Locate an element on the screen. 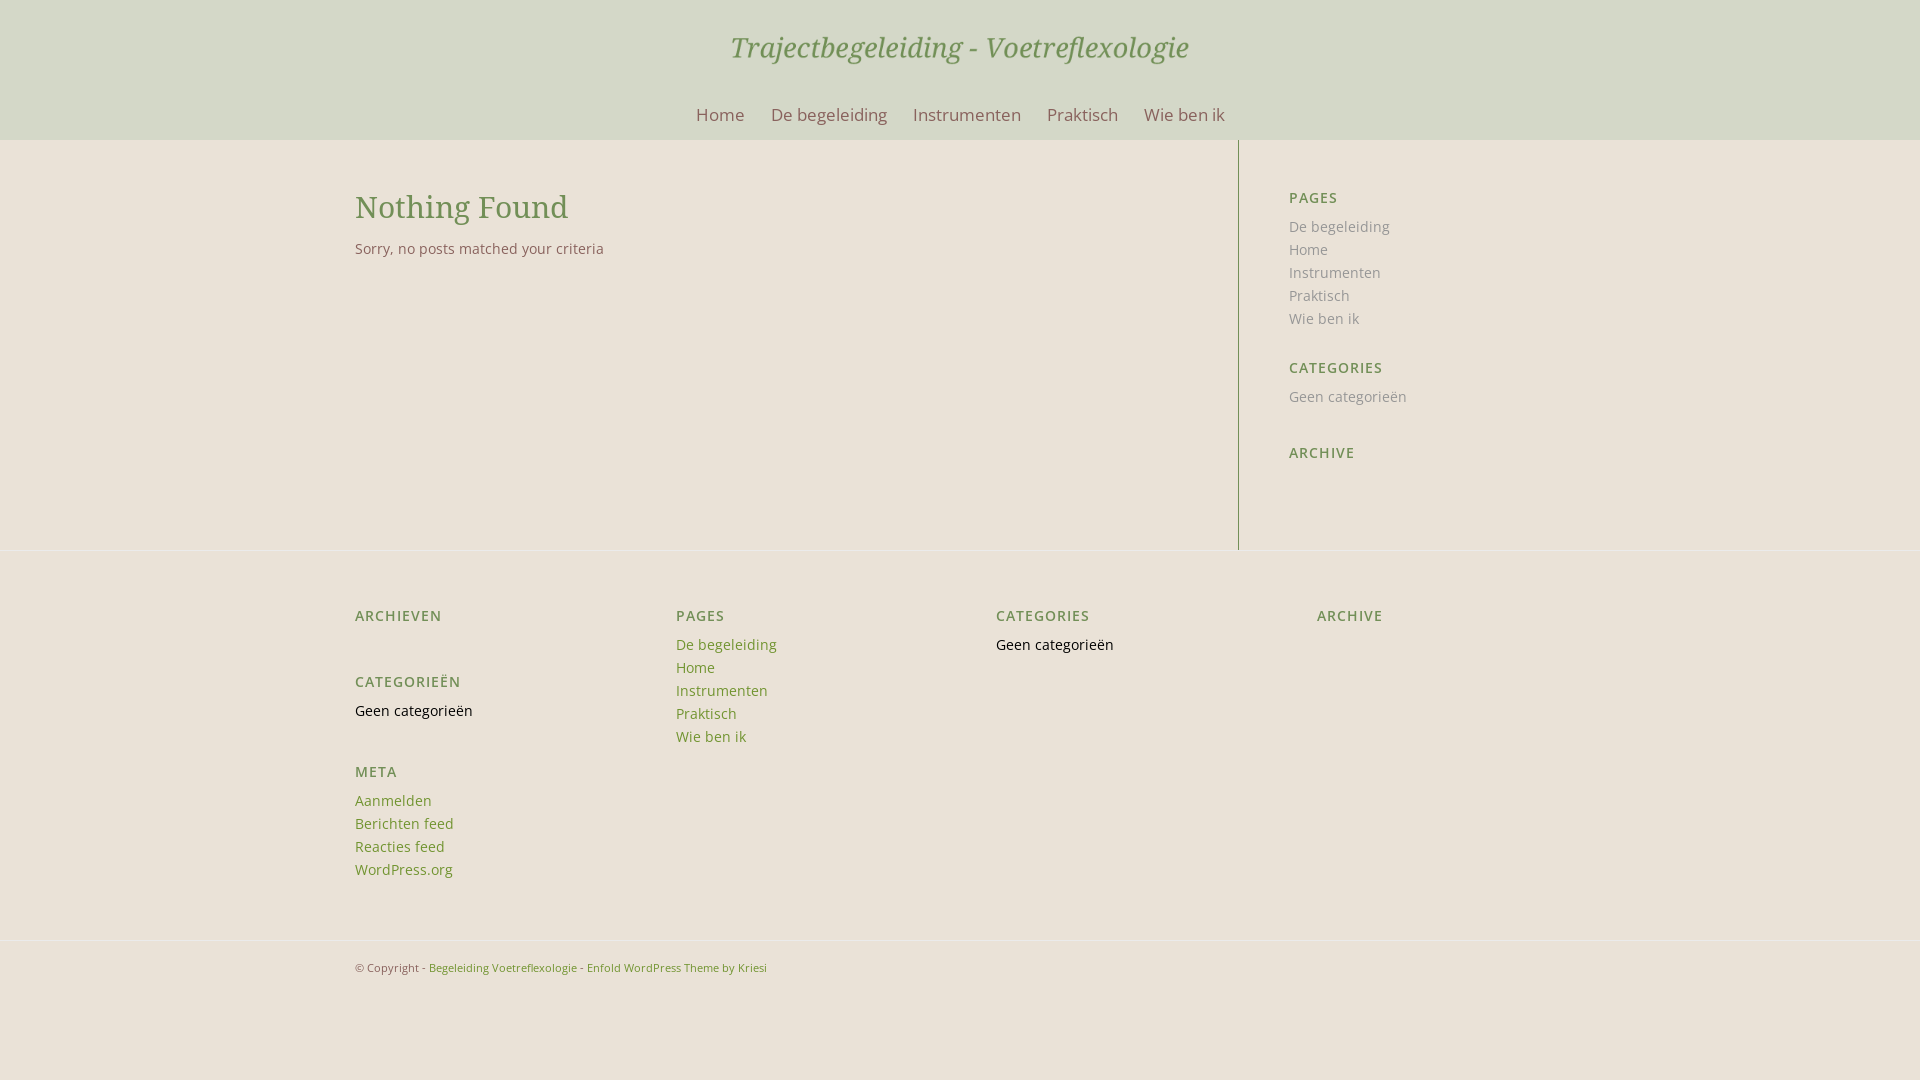 The height and width of the screenshot is (1080, 1920). 'Reacties feed' is located at coordinates (399, 846).